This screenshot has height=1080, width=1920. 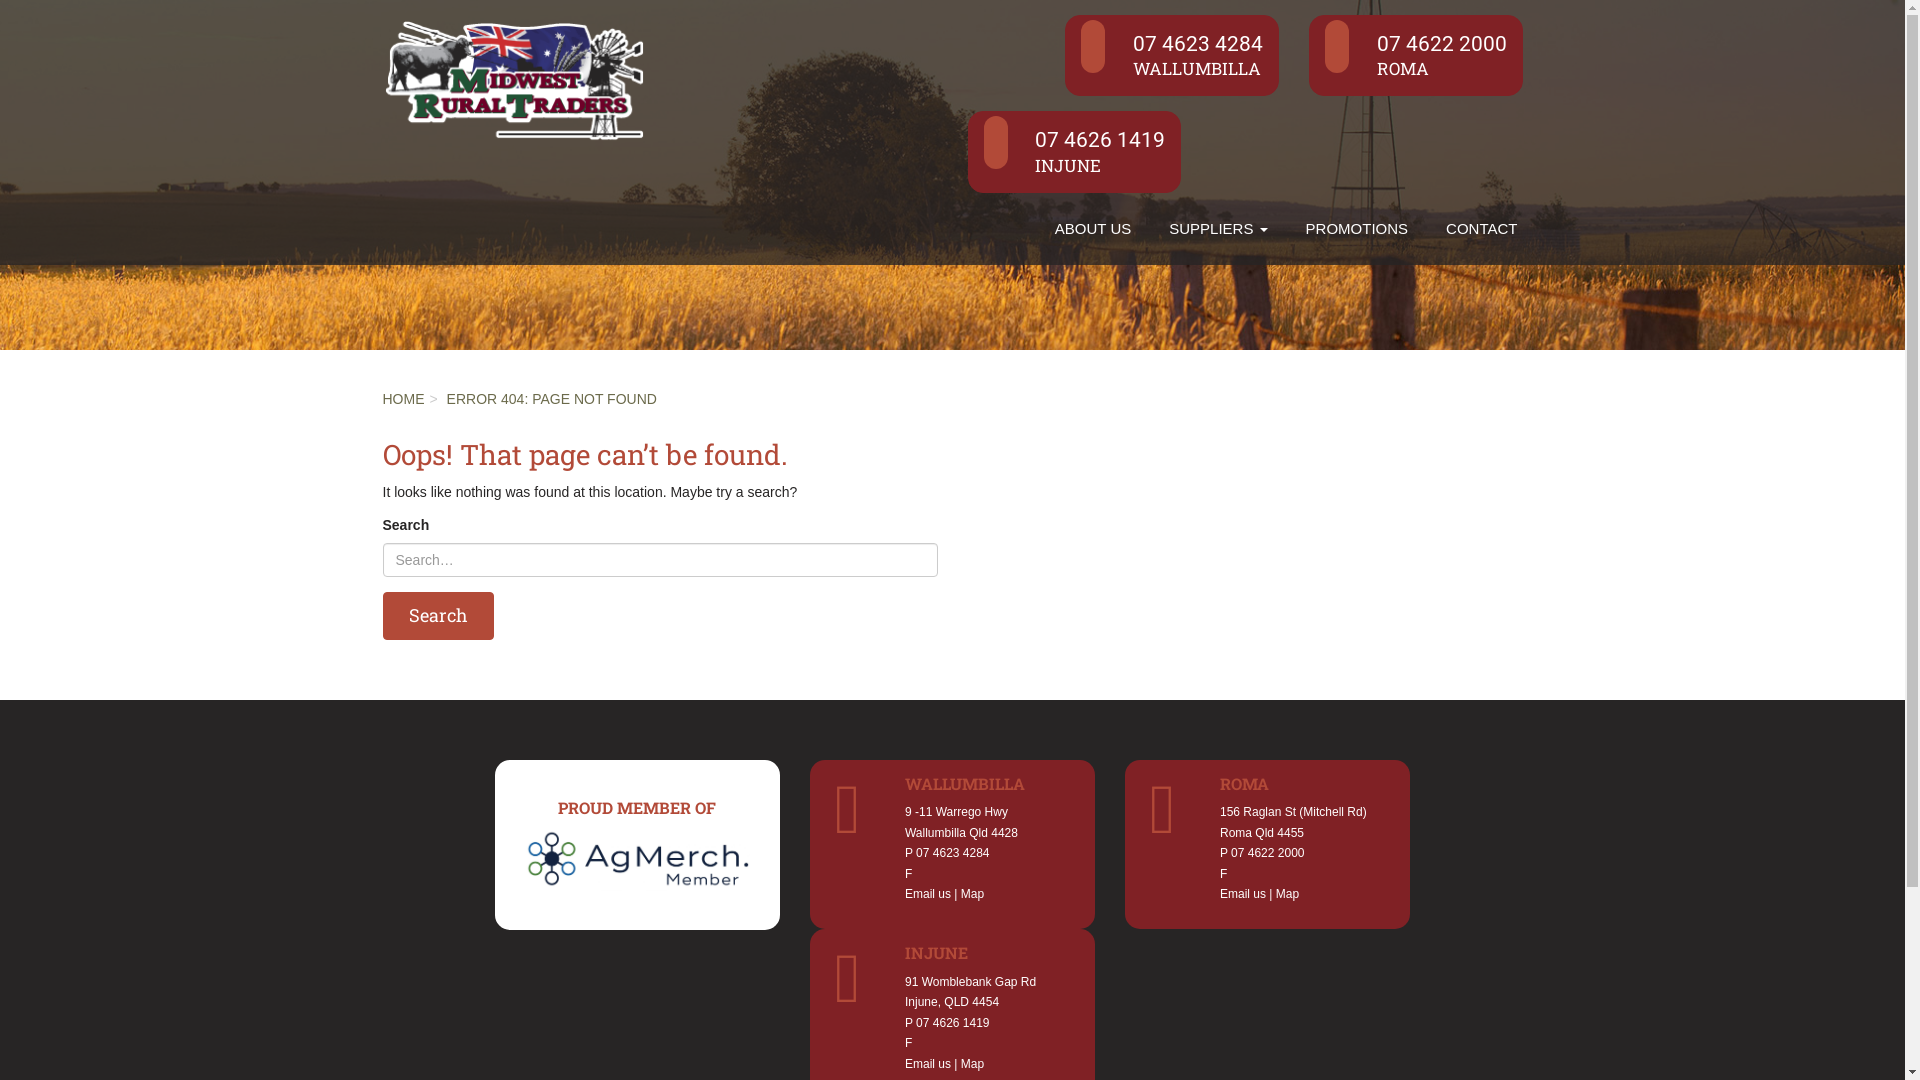 What do you see at coordinates (513, 75) in the screenshot?
I see `'Midwest Rural Traders home page'` at bounding box center [513, 75].